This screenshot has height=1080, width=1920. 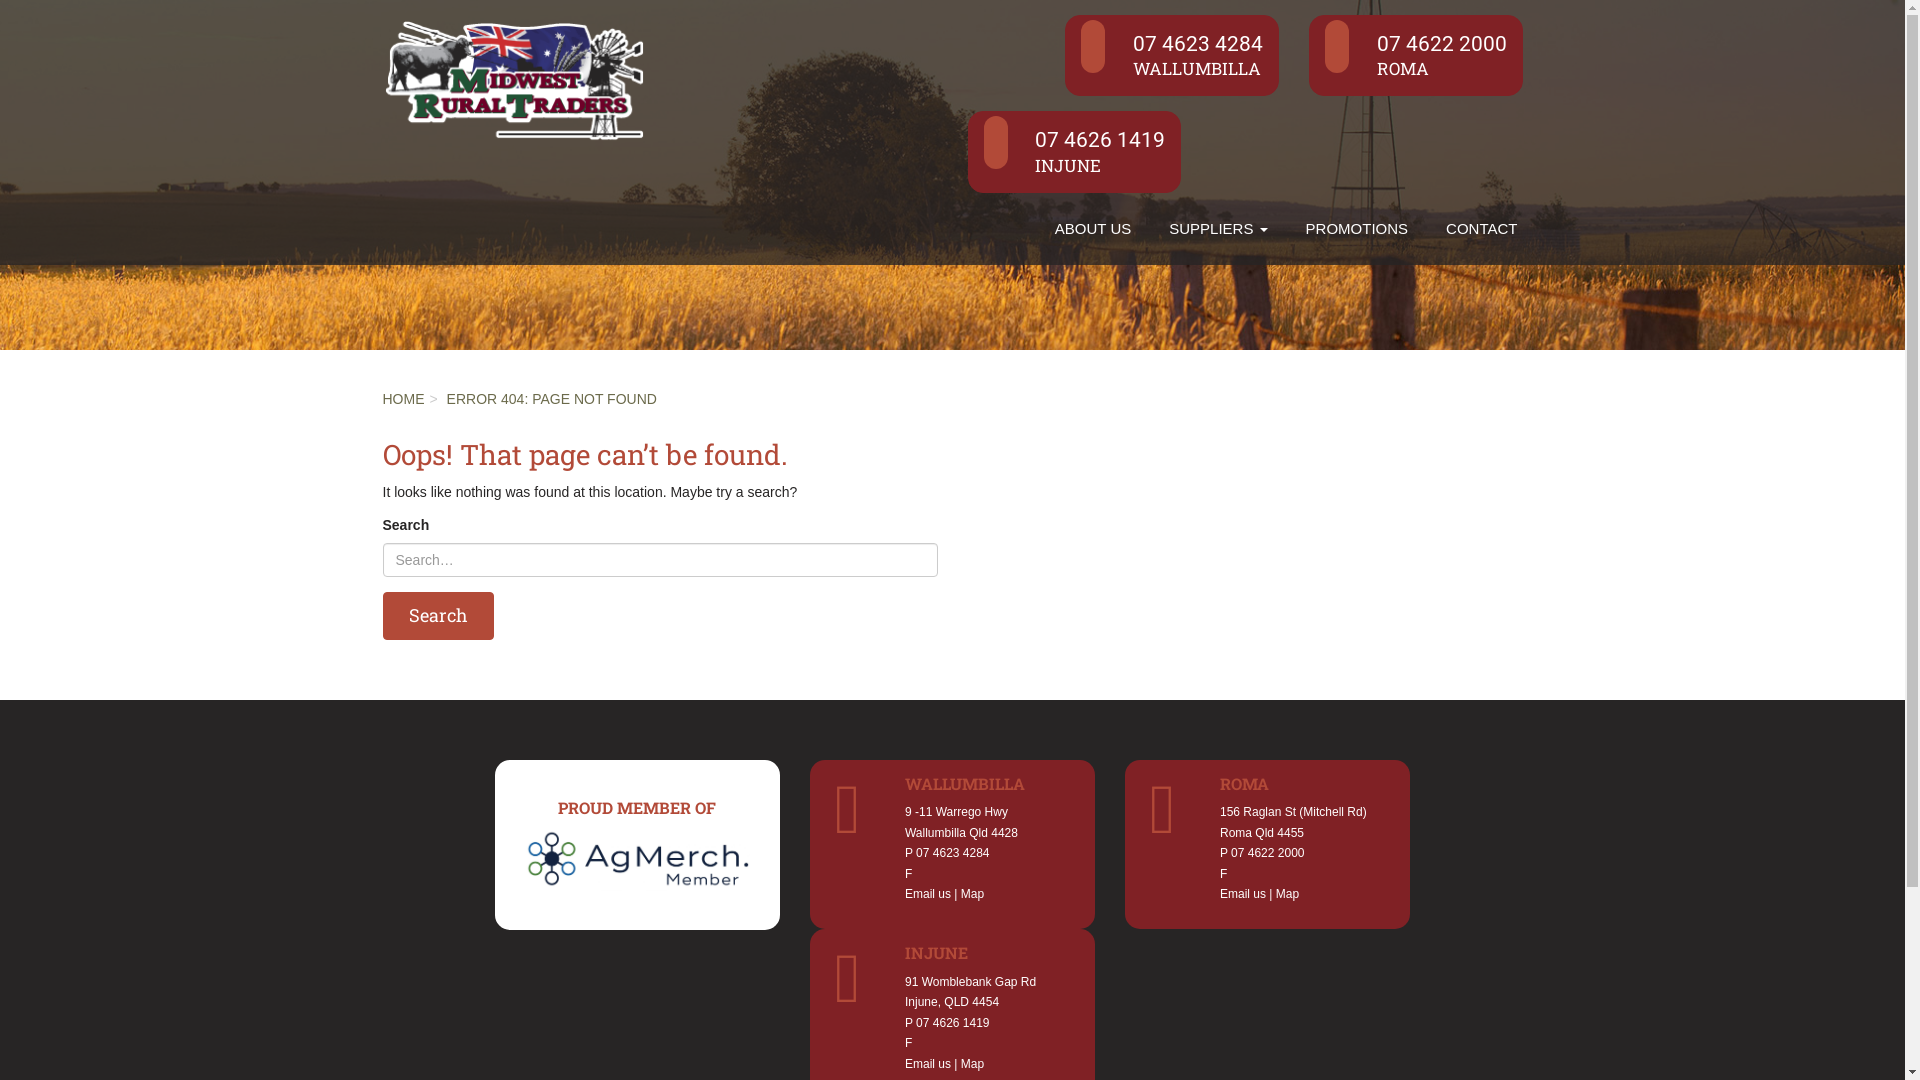 What do you see at coordinates (513, 75) in the screenshot?
I see `'Midwest Rural Traders home page'` at bounding box center [513, 75].